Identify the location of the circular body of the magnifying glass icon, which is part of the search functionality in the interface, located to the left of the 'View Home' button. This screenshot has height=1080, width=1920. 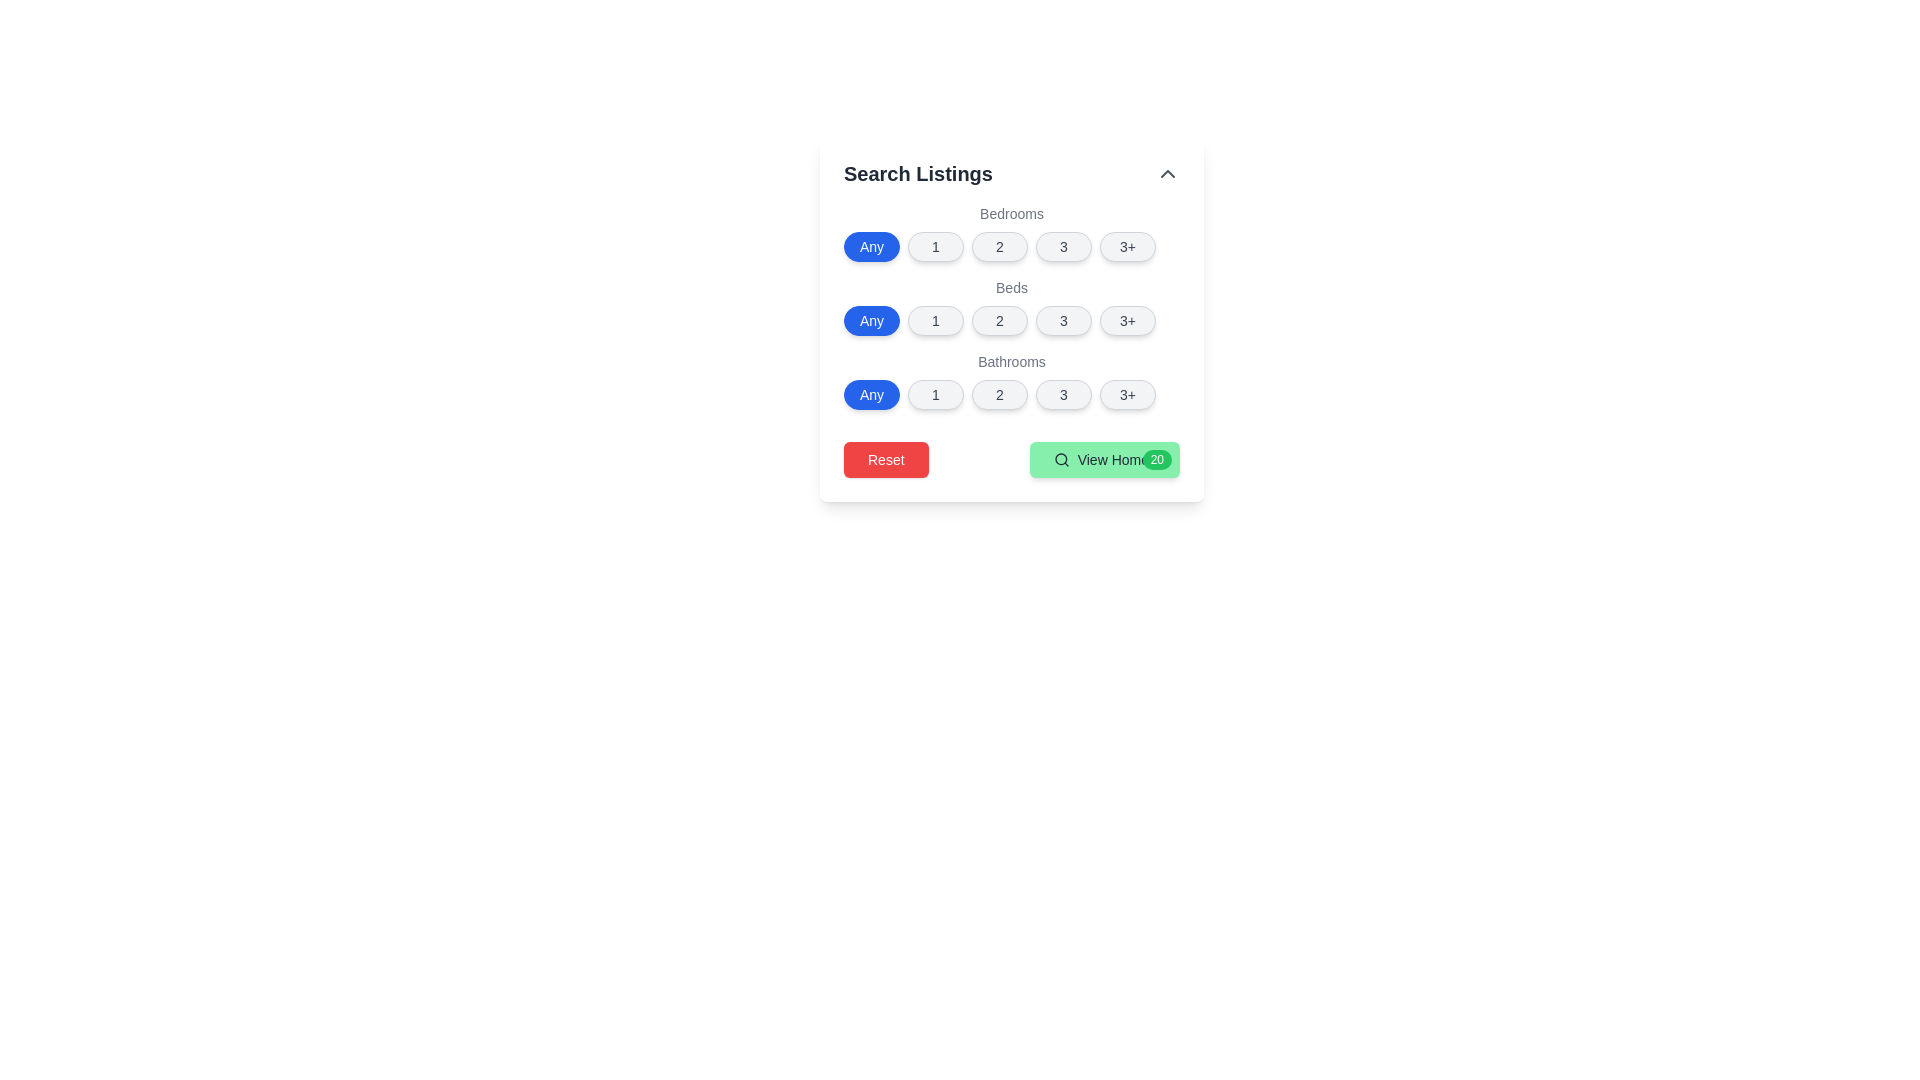
(1059, 459).